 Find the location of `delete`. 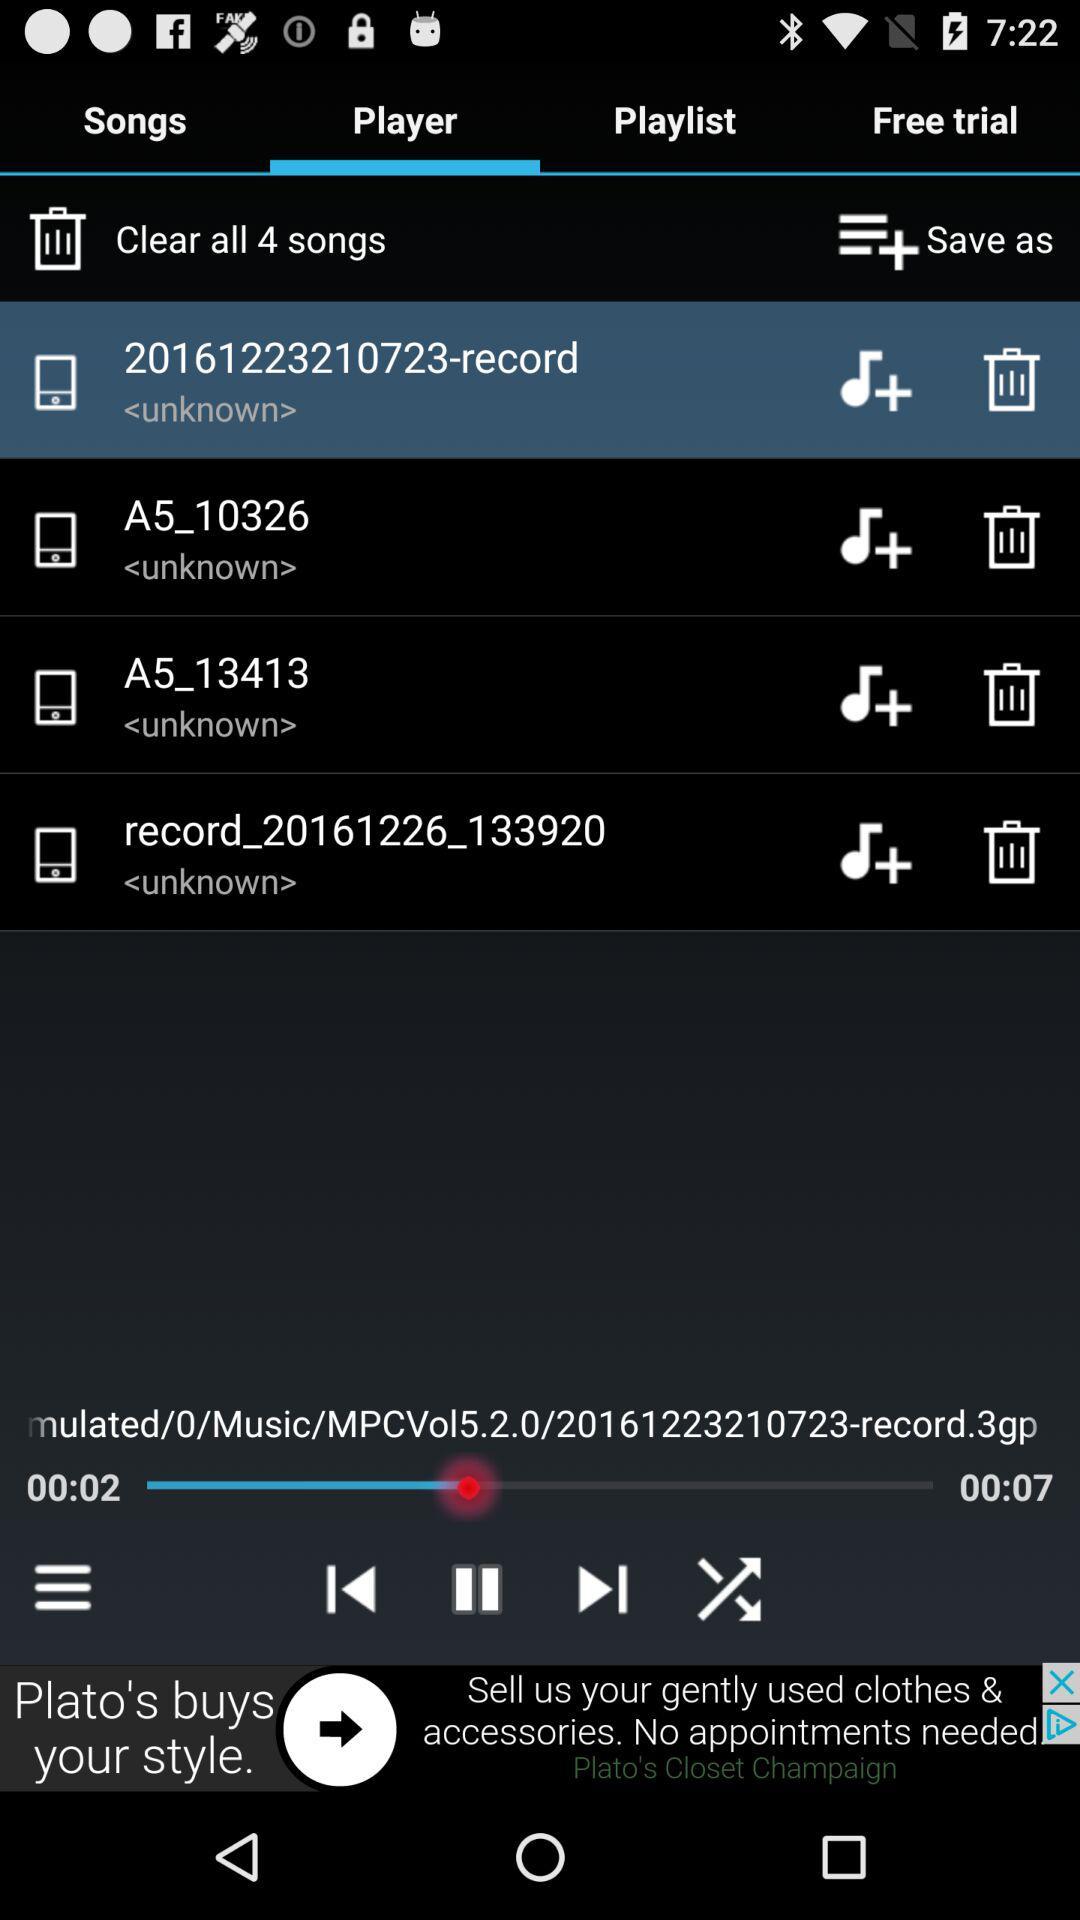

delete is located at coordinates (1017, 851).